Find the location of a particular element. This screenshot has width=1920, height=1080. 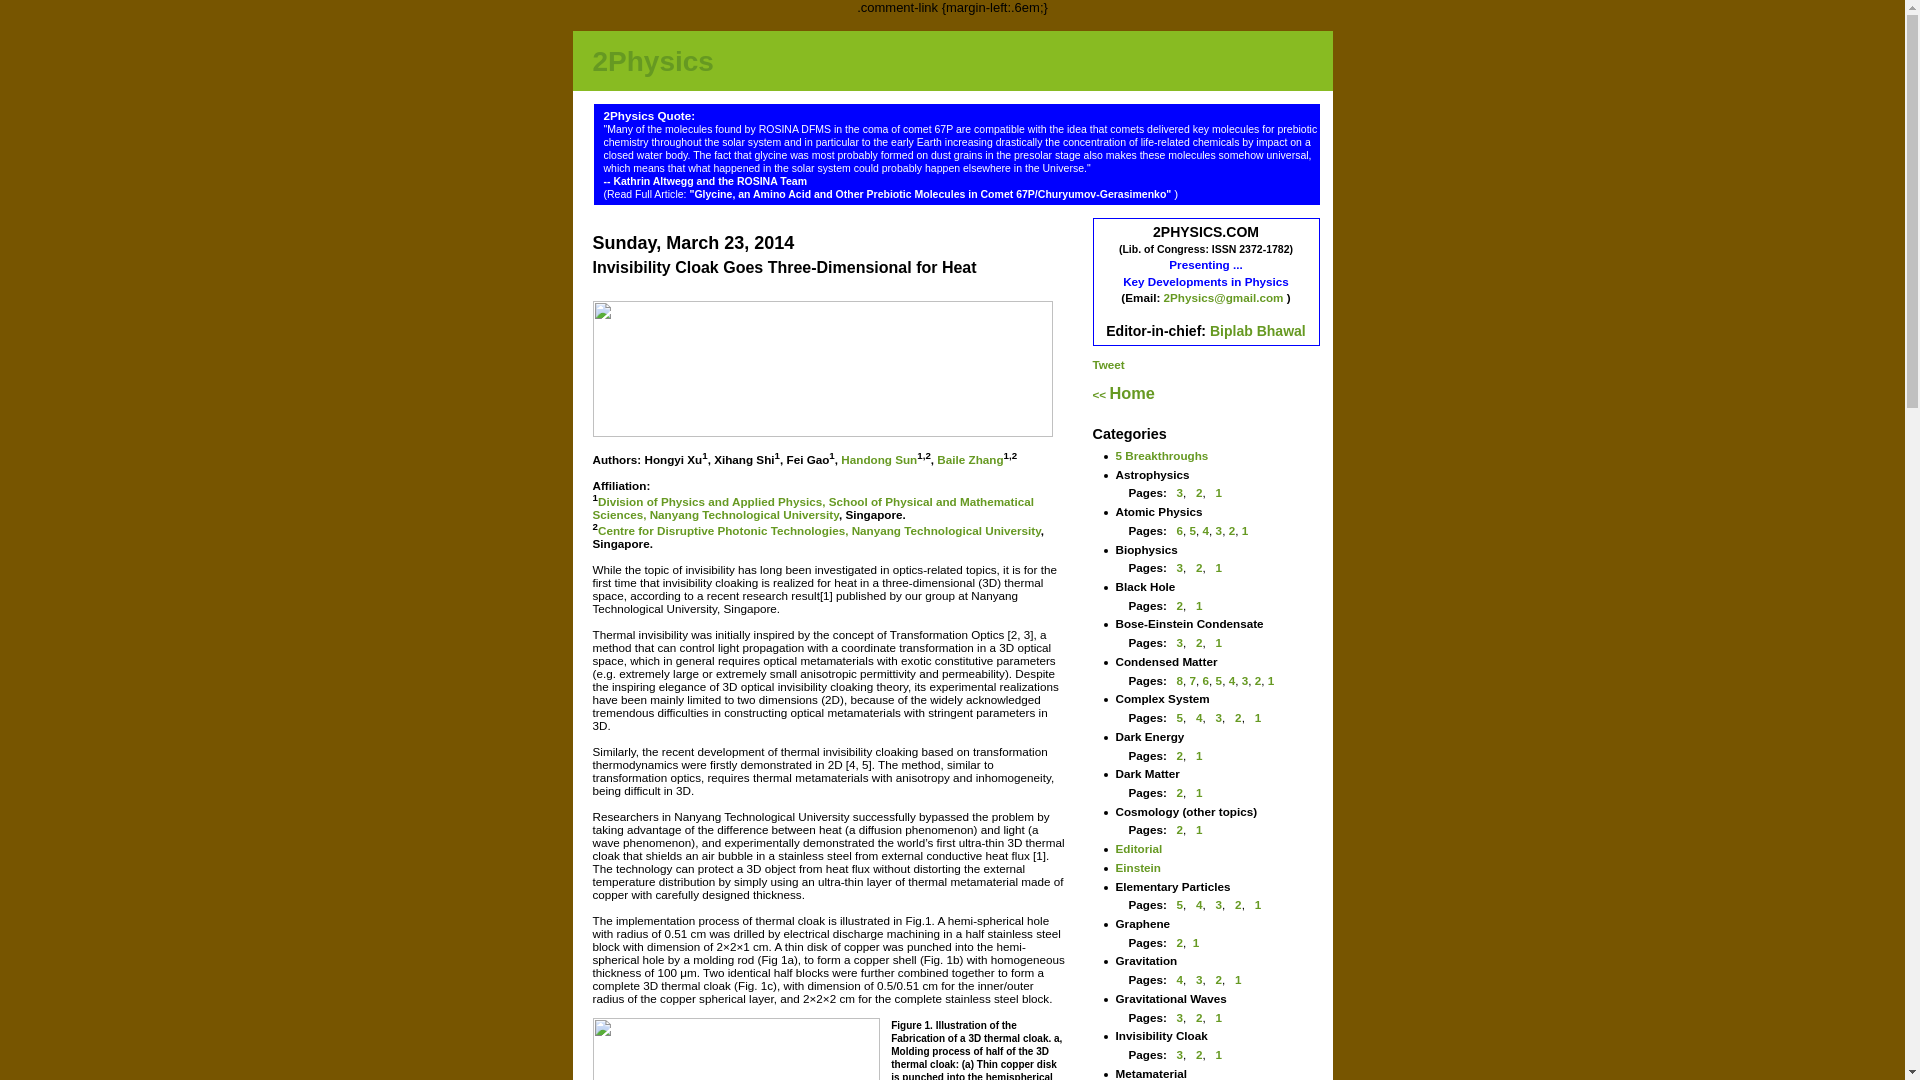

'1' is located at coordinates (1218, 567).